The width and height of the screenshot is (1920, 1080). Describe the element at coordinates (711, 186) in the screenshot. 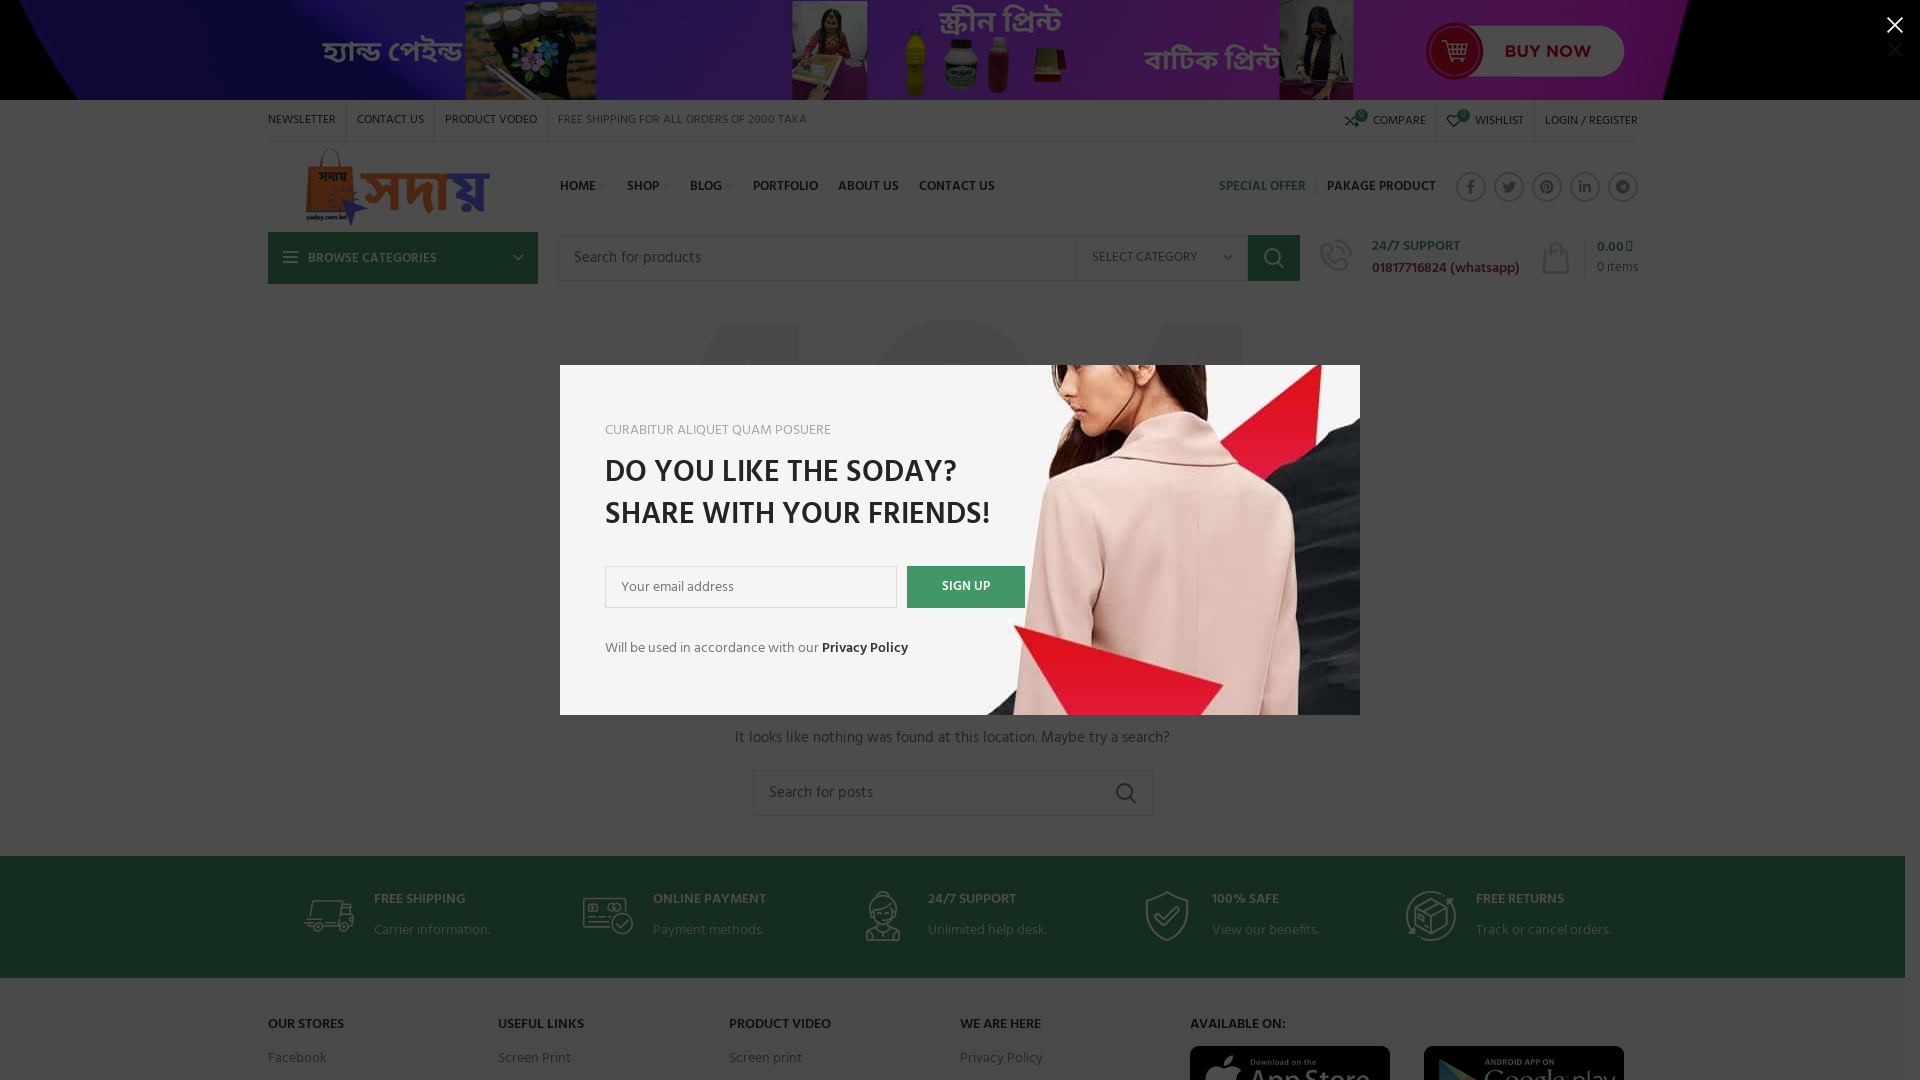

I see `'BLOG'` at that location.